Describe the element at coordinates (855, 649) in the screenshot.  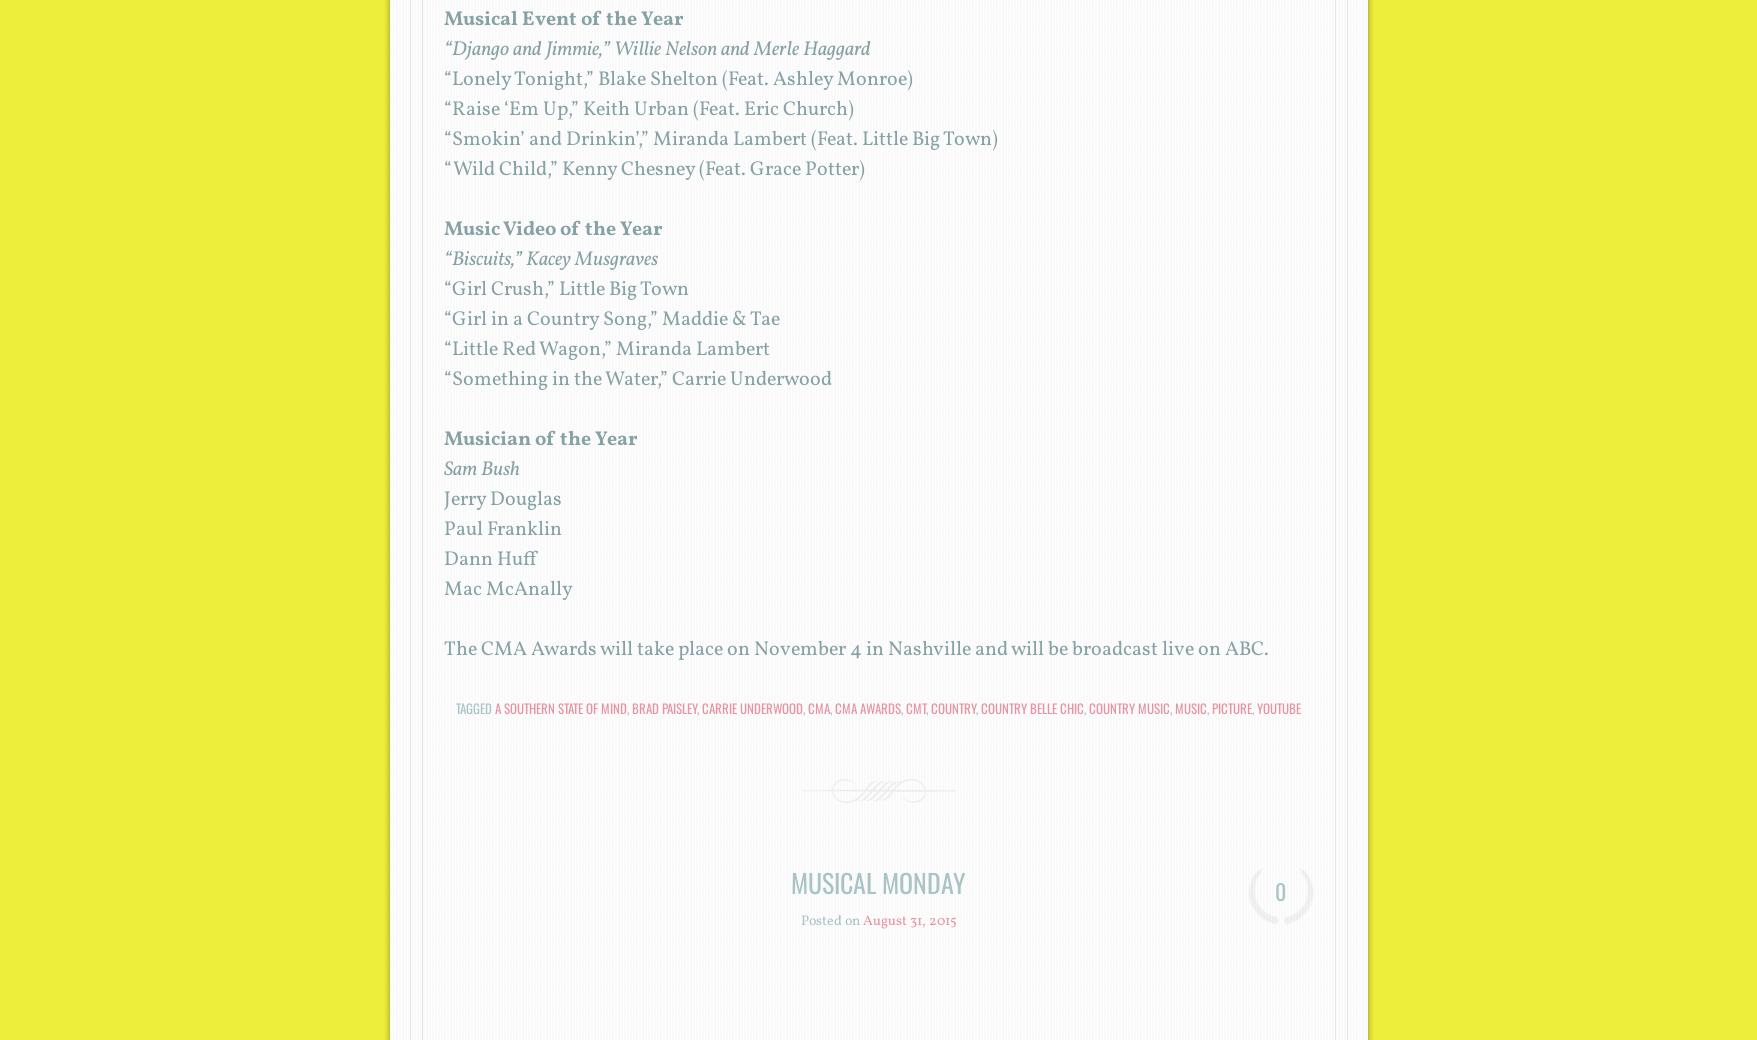
I see `'The CMA Awards will take place on November 4 in Nashville and will be broadcast live on ABC.'` at that location.